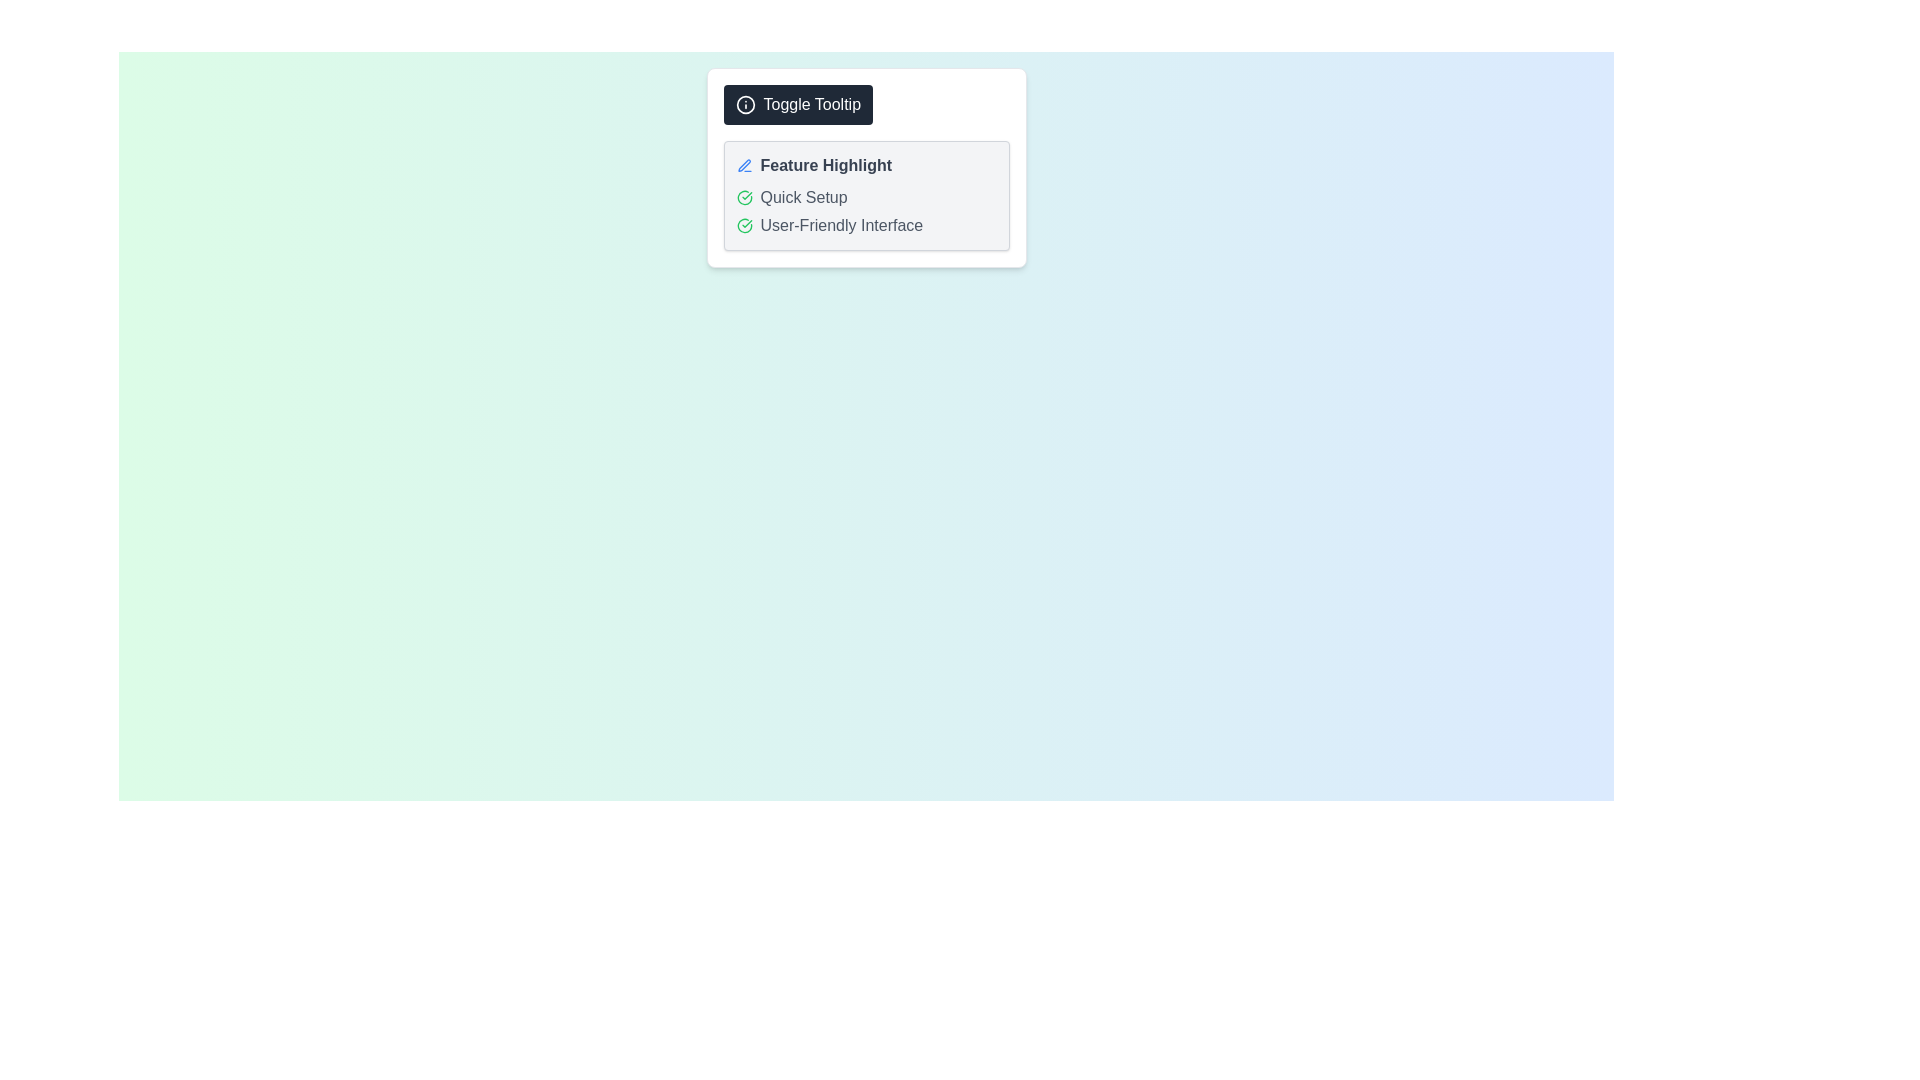  Describe the element at coordinates (744, 104) in the screenshot. I see `the information icon located on the leftmost side of the 'Toggle Tooltip' button near the top-center of the interface` at that location.